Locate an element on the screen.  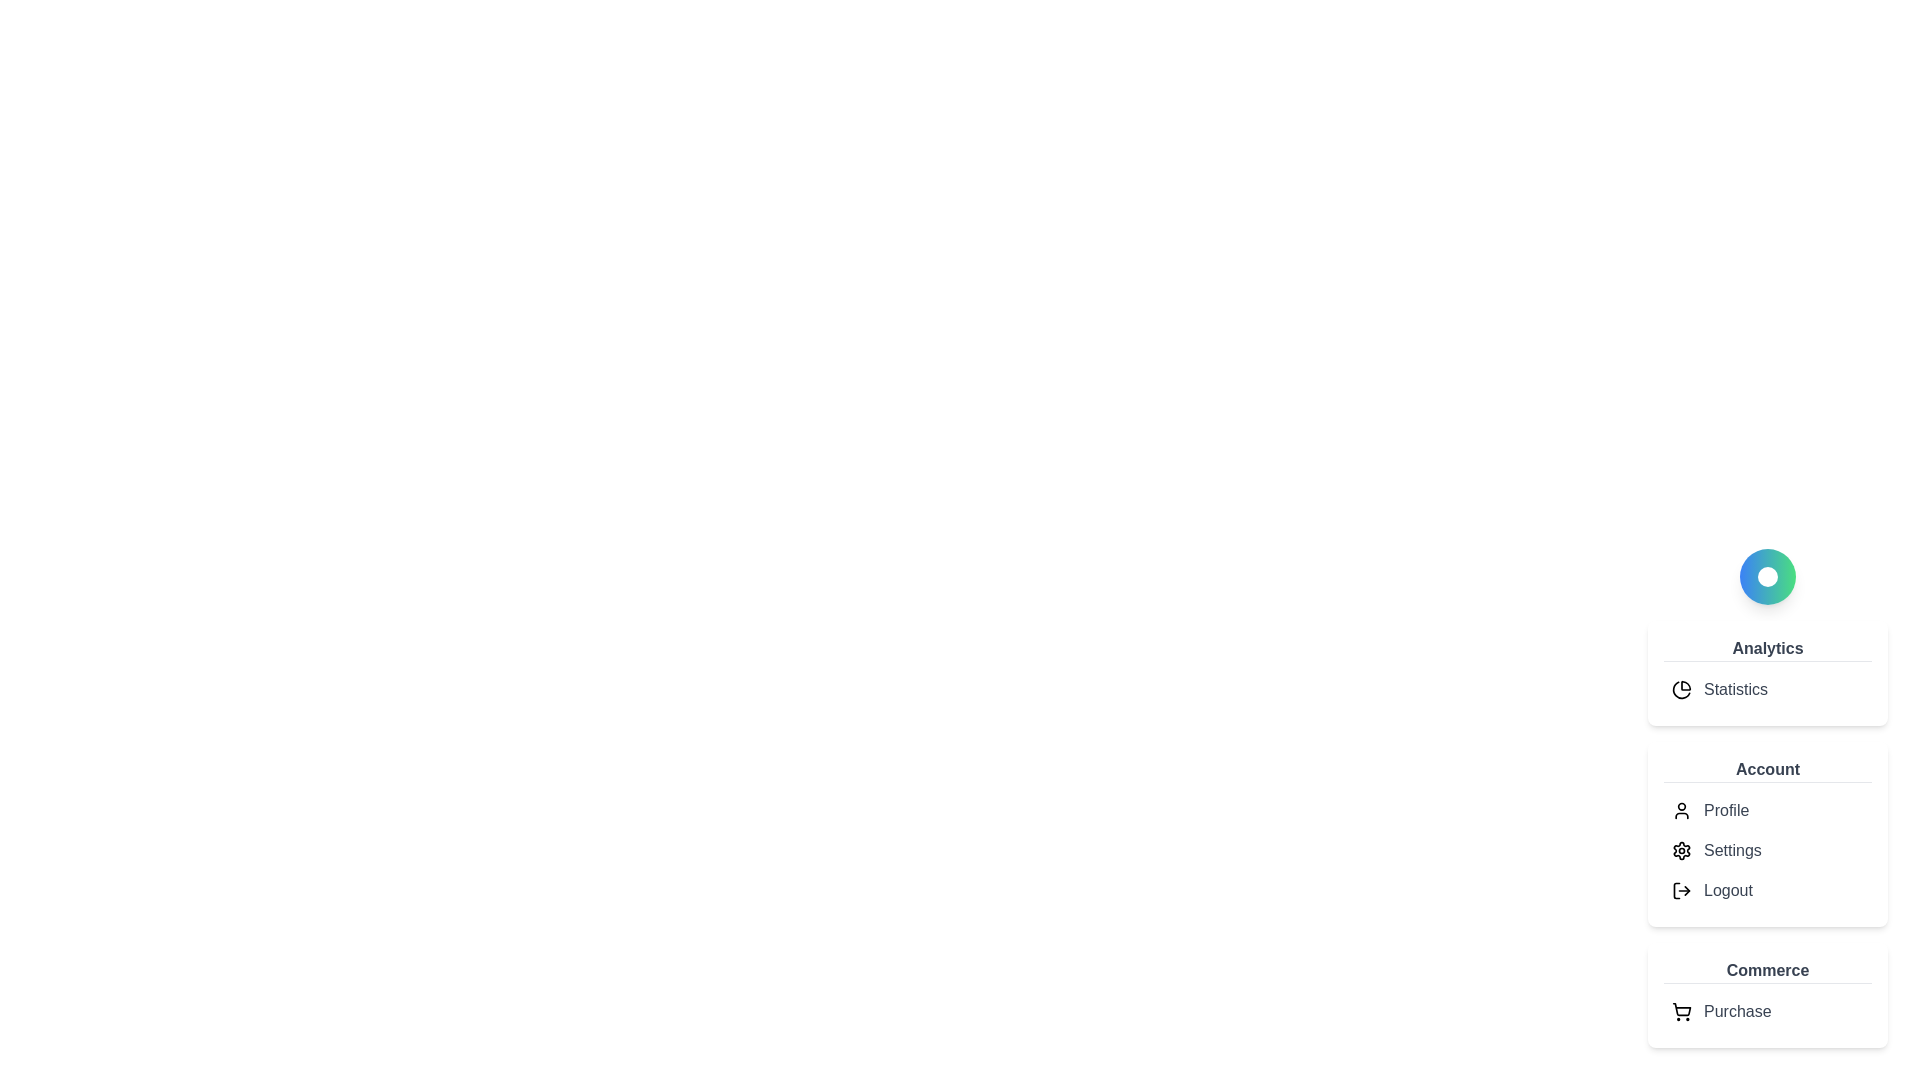
the circular button to toggle the speed dial menu visibility is located at coordinates (1767, 577).